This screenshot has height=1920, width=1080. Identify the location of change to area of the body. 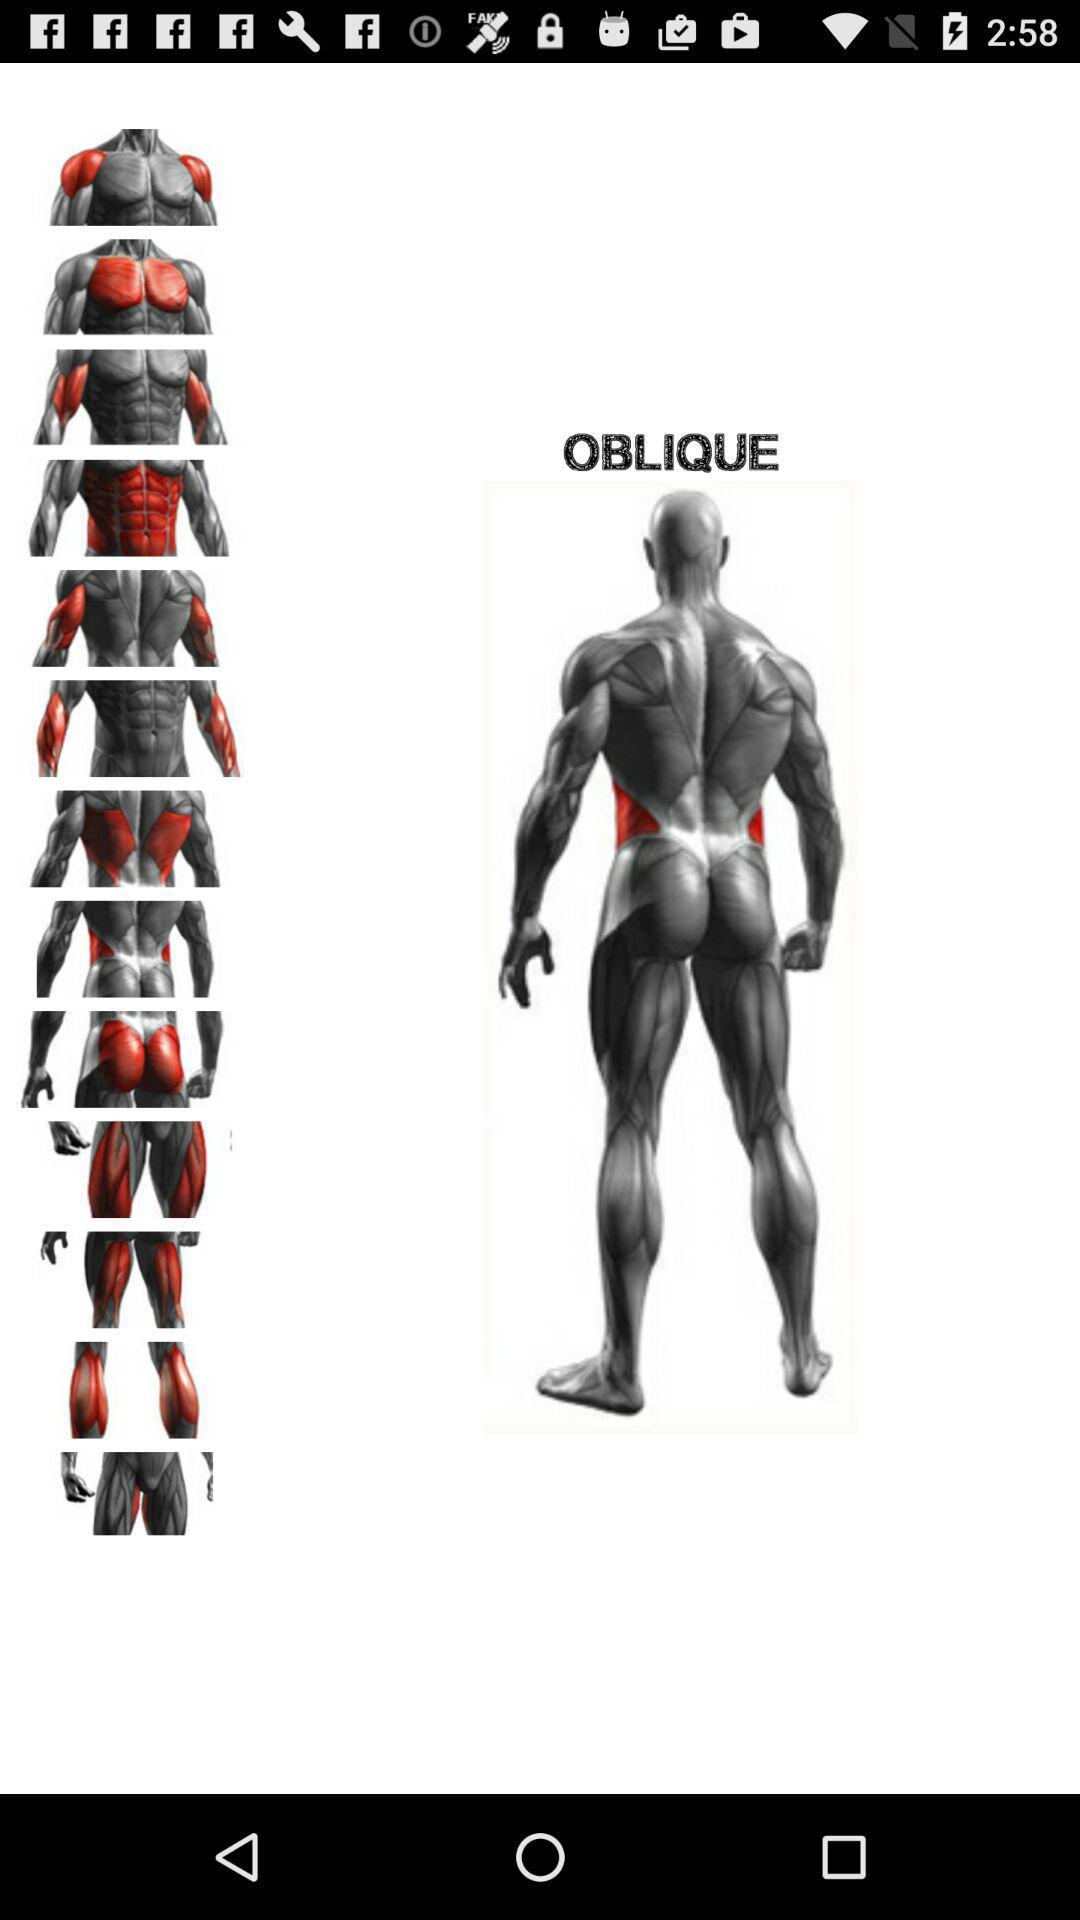
(131, 1272).